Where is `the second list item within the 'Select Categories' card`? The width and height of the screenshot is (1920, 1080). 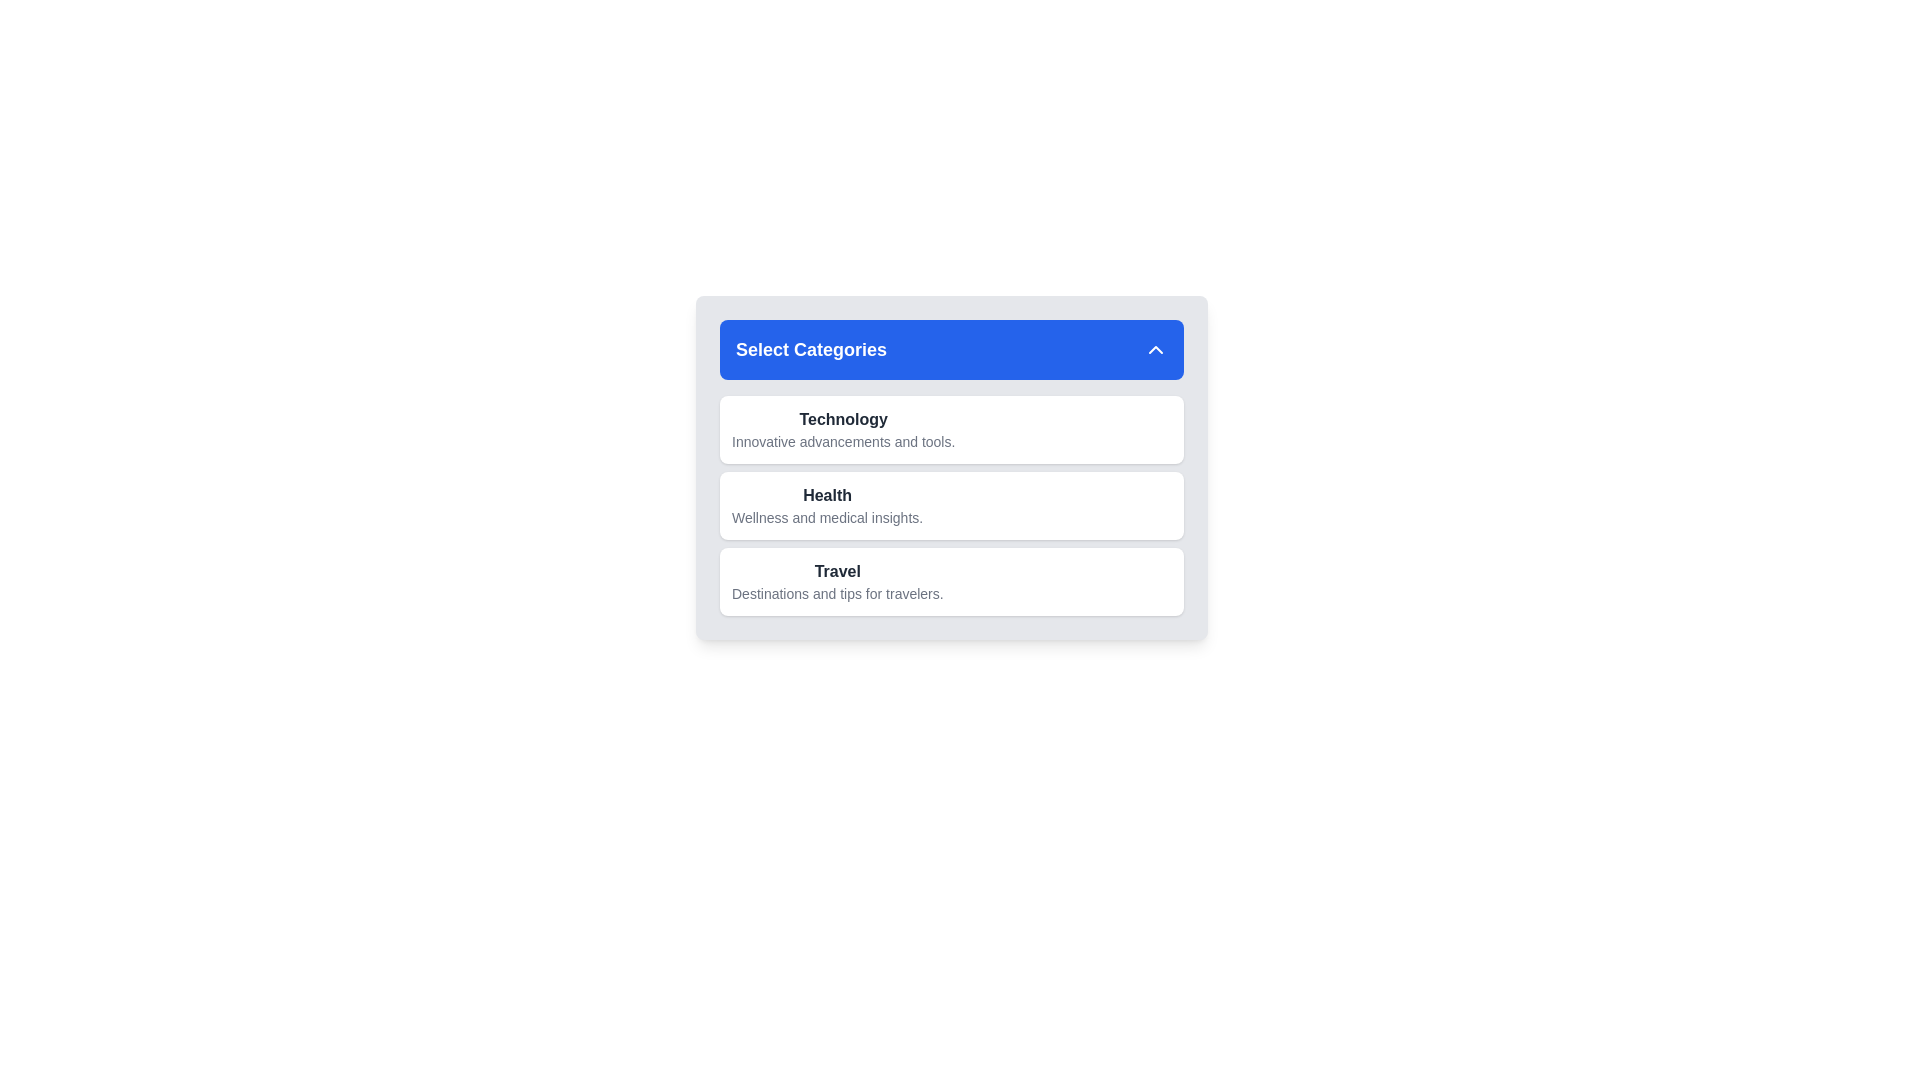
the second list item within the 'Select Categories' card is located at coordinates (950, 504).